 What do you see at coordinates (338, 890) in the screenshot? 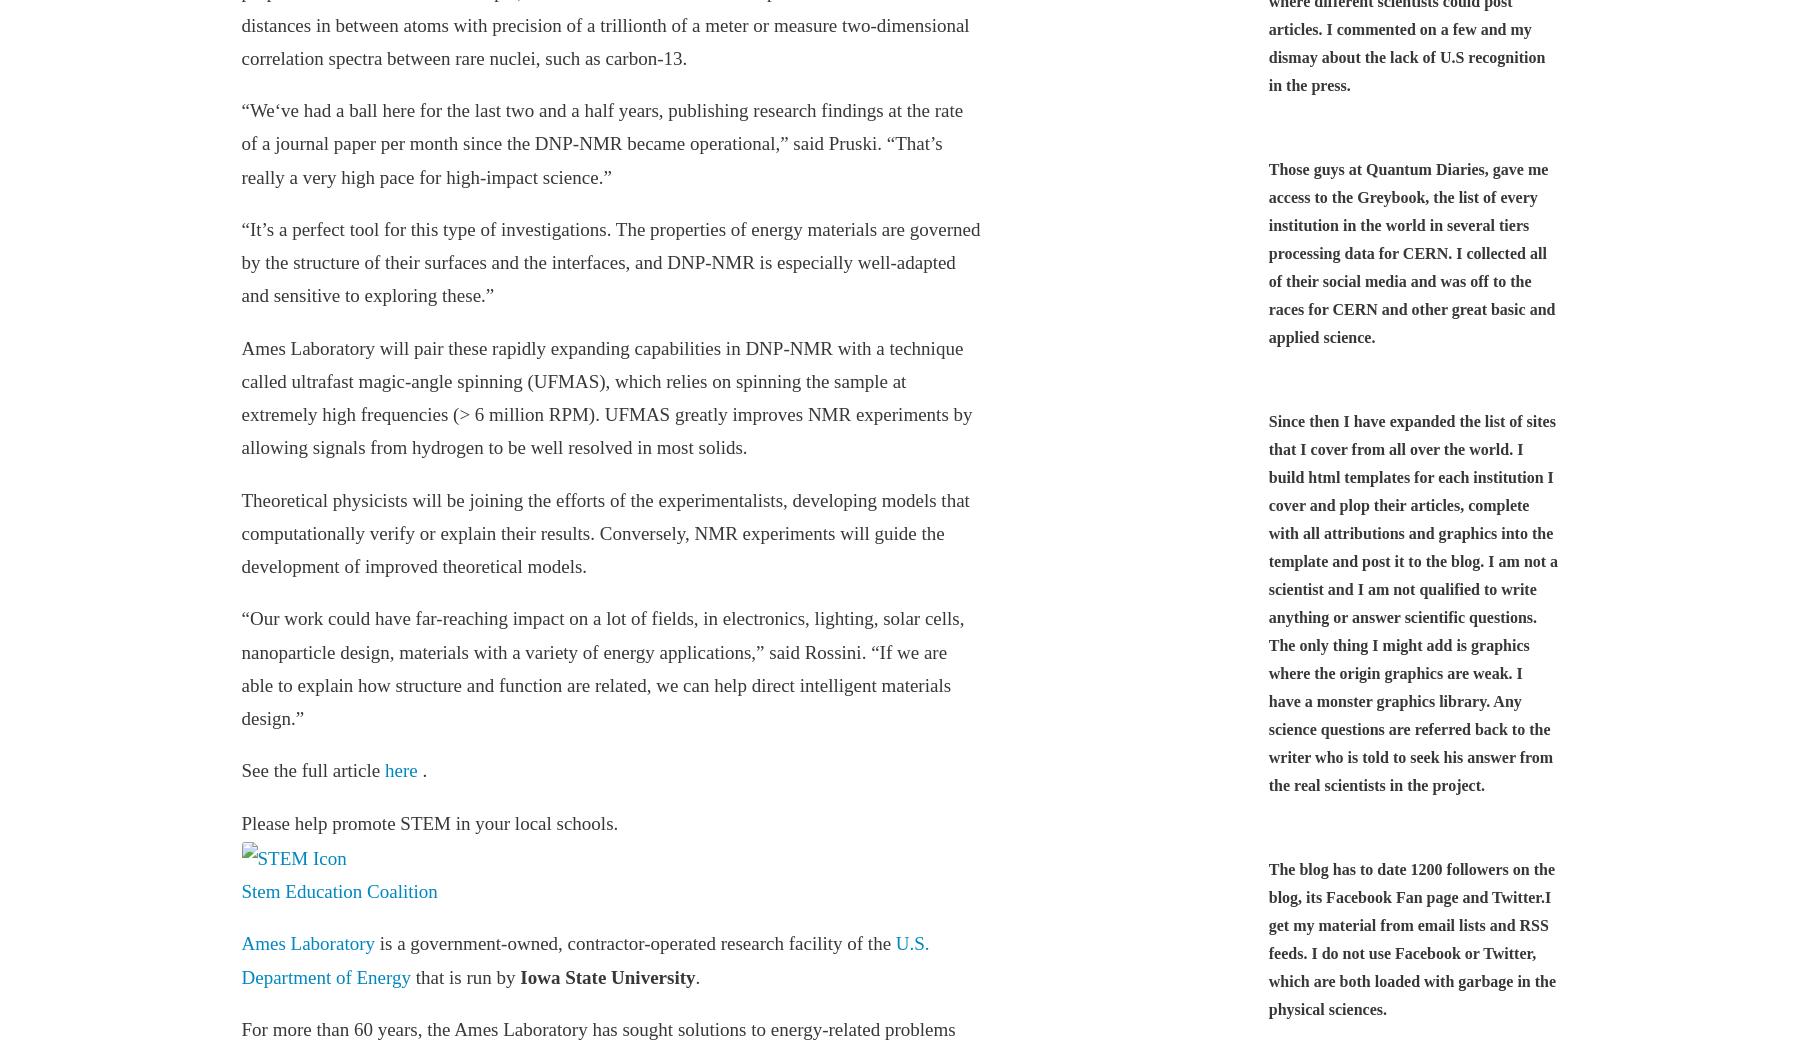
I see `'Stem Education Coalition'` at bounding box center [338, 890].